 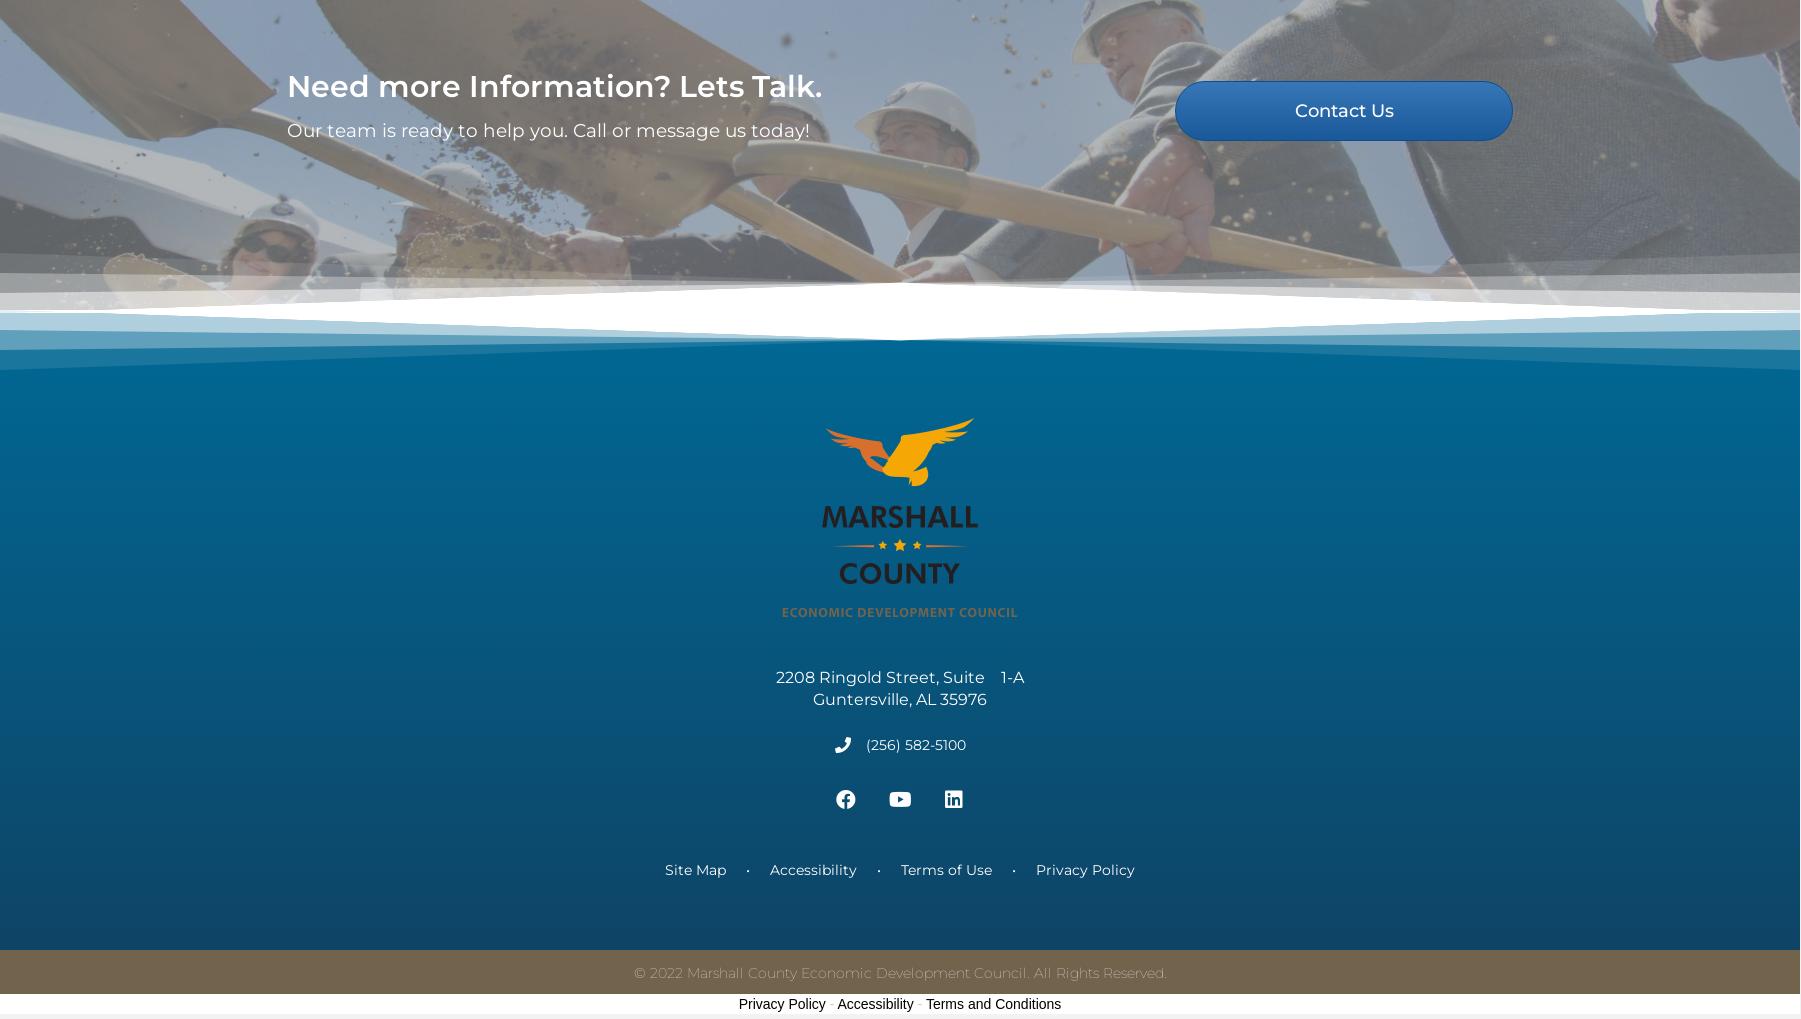 What do you see at coordinates (776, 702) in the screenshot?
I see `'2208 Ringold Street, Suite    1-A'` at bounding box center [776, 702].